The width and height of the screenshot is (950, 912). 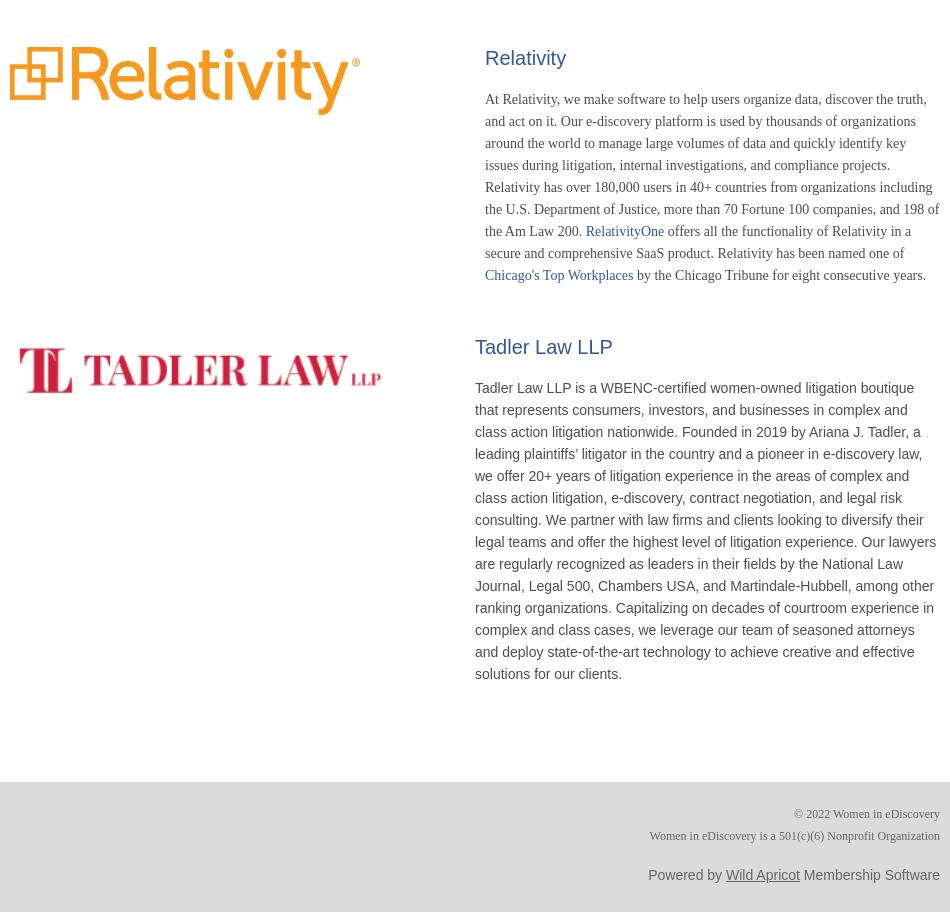 What do you see at coordinates (475, 345) in the screenshot?
I see `'Tadler Law LLP'` at bounding box center [475, 345].